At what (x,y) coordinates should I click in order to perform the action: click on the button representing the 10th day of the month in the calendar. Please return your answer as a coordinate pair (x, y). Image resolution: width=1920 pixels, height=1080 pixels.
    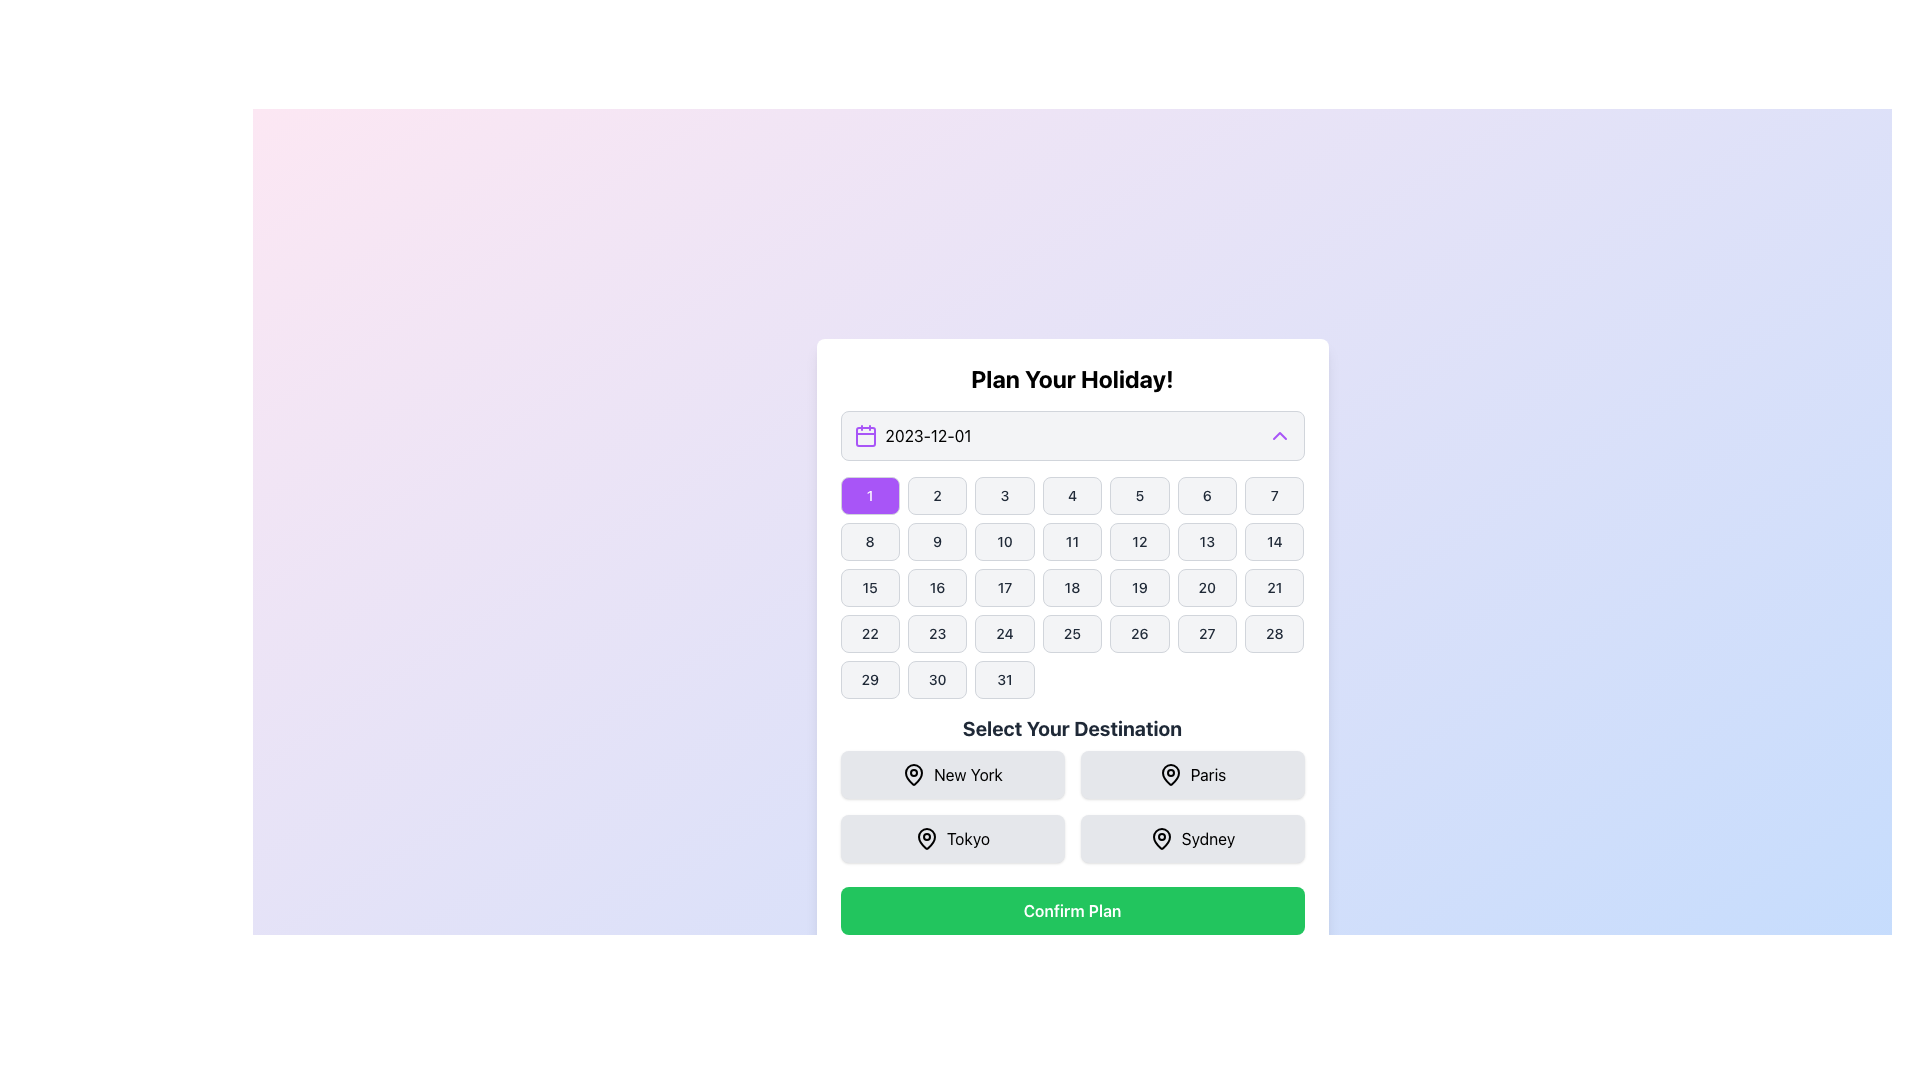
    Looking at the image, I should click on (1005, 542).